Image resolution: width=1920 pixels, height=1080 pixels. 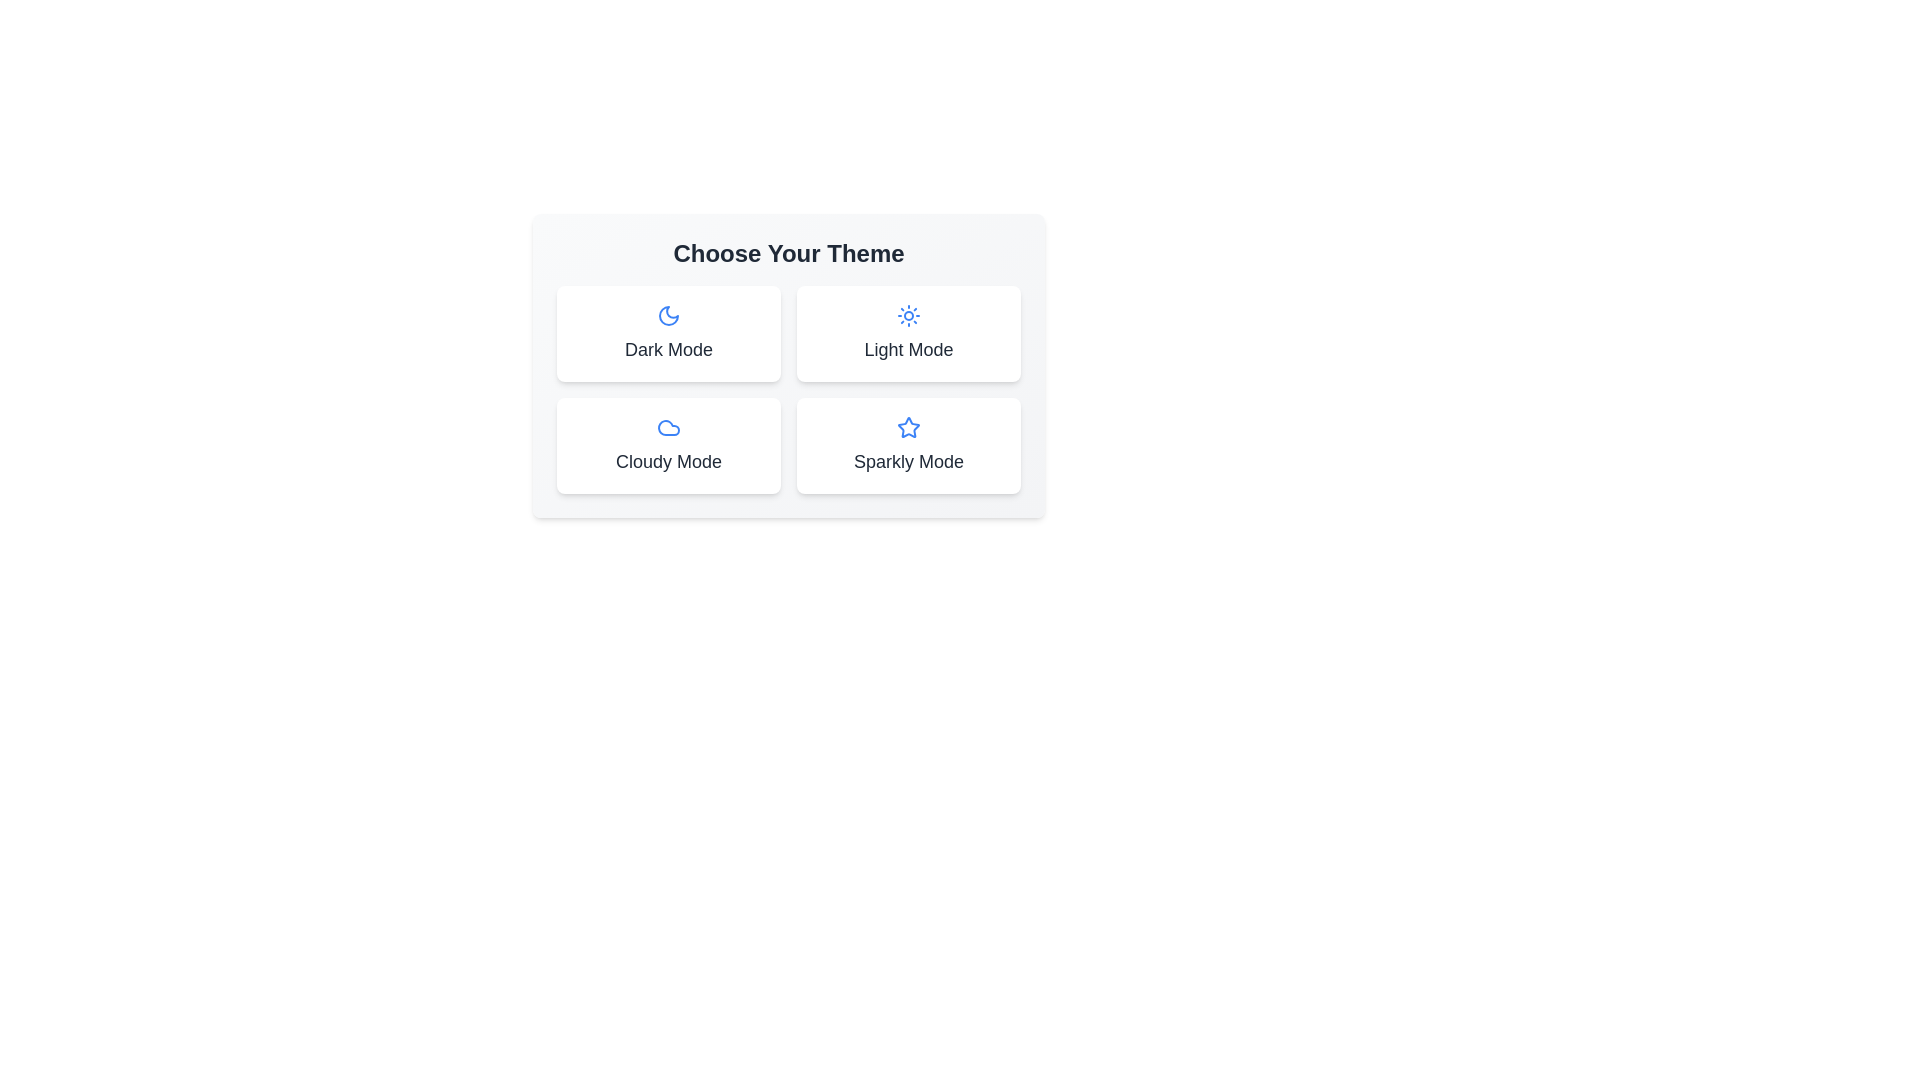 I want to click on the 'Cloudy Mode' text label, which is displayed in a medium-sized, bold, gray font, located in the lower-left quadrant of the theme selection interface, so click(x=668, y=462).